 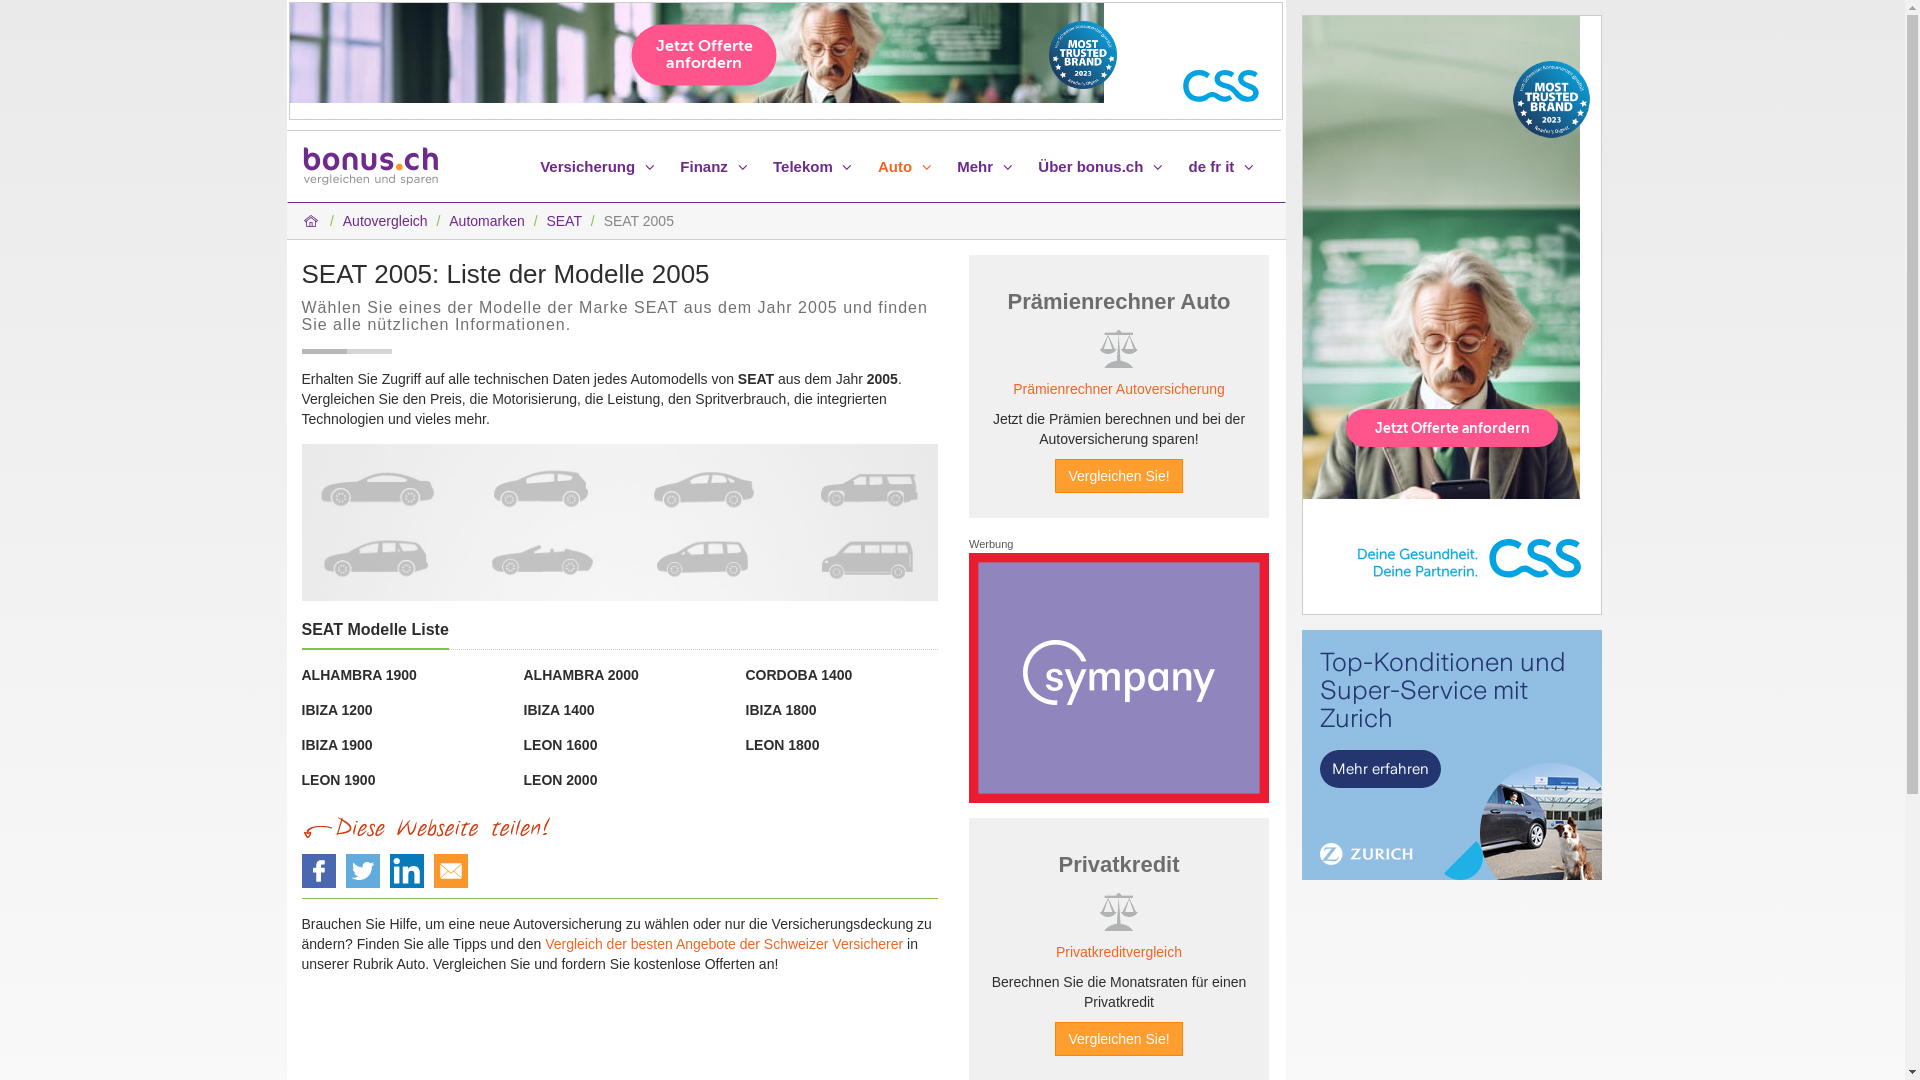 What do you see at coordinates (562, 220) in the screenshot?
I see `'SEAT'` at bounding box center [562, 220].